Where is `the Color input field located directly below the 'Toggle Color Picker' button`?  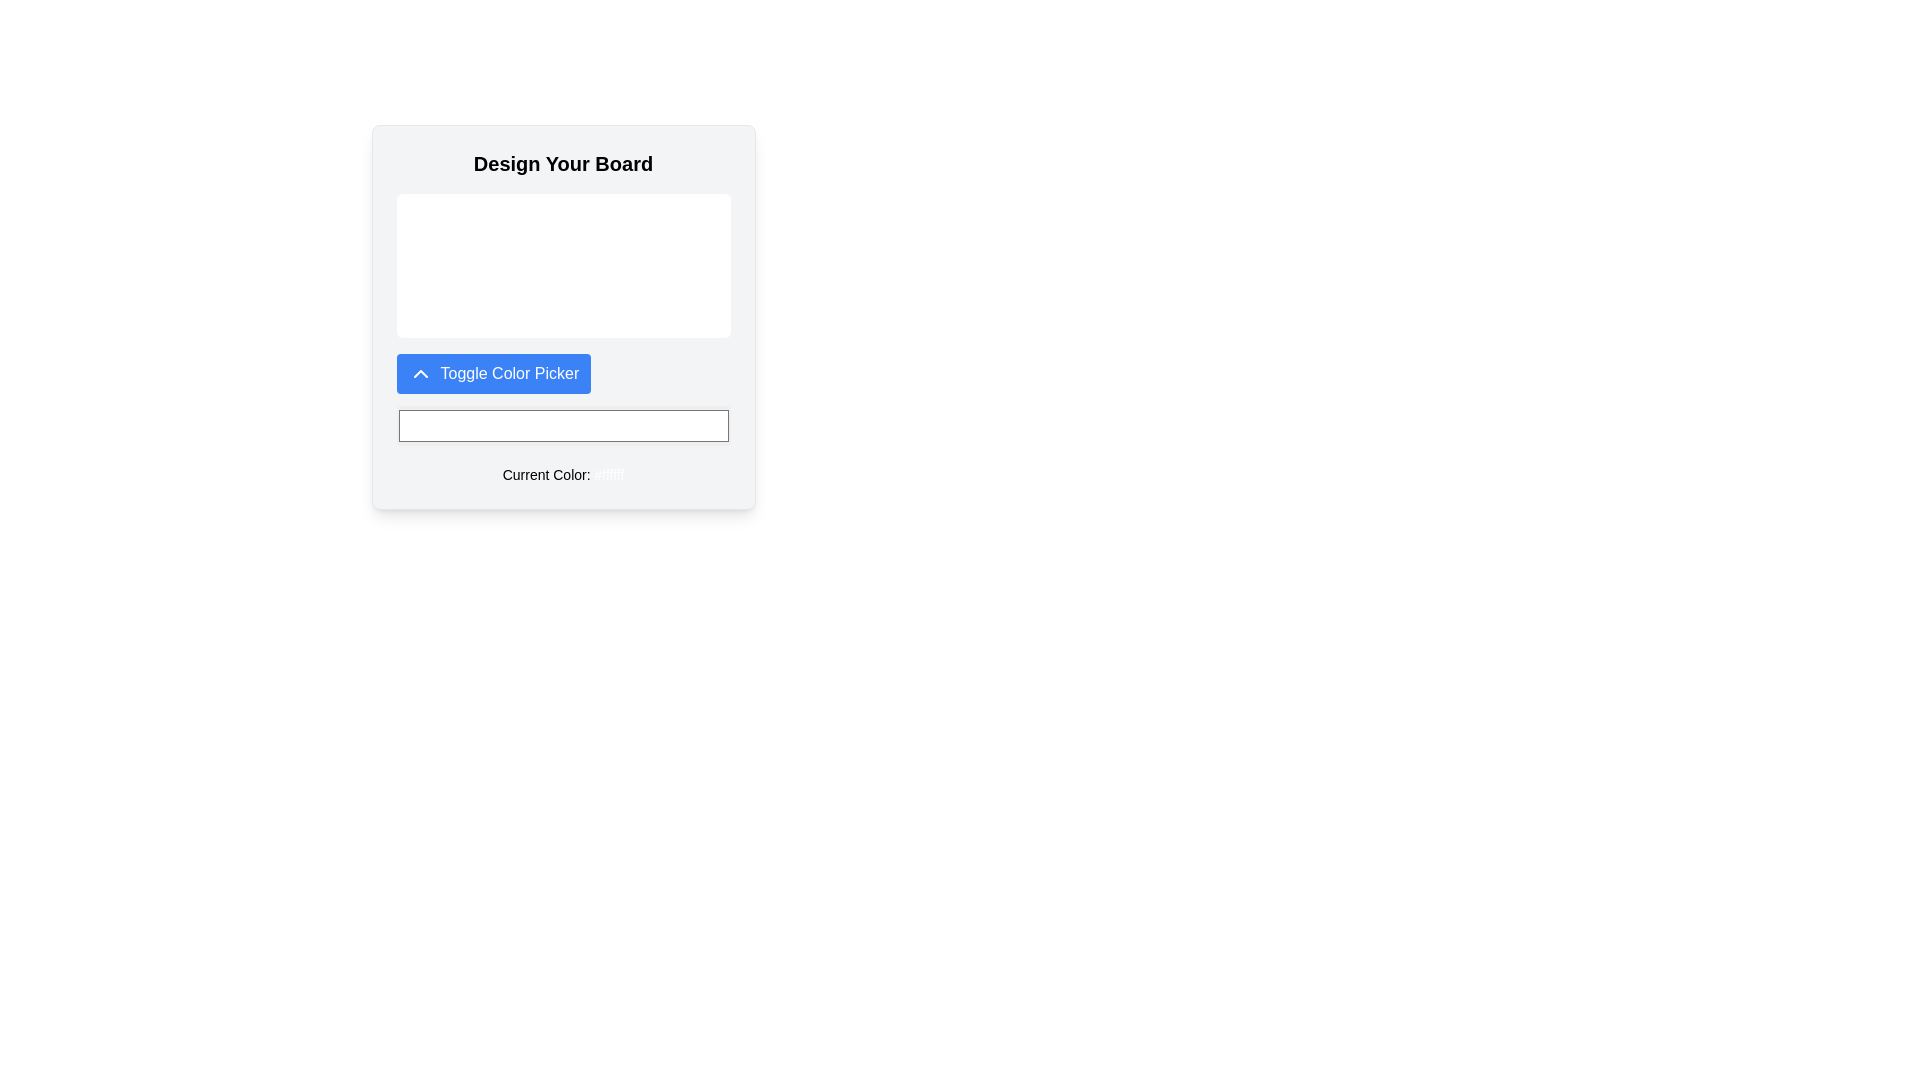 the Color input field located directly below the 'Toggle Color Picker' button is located at coordinates (562, 424).